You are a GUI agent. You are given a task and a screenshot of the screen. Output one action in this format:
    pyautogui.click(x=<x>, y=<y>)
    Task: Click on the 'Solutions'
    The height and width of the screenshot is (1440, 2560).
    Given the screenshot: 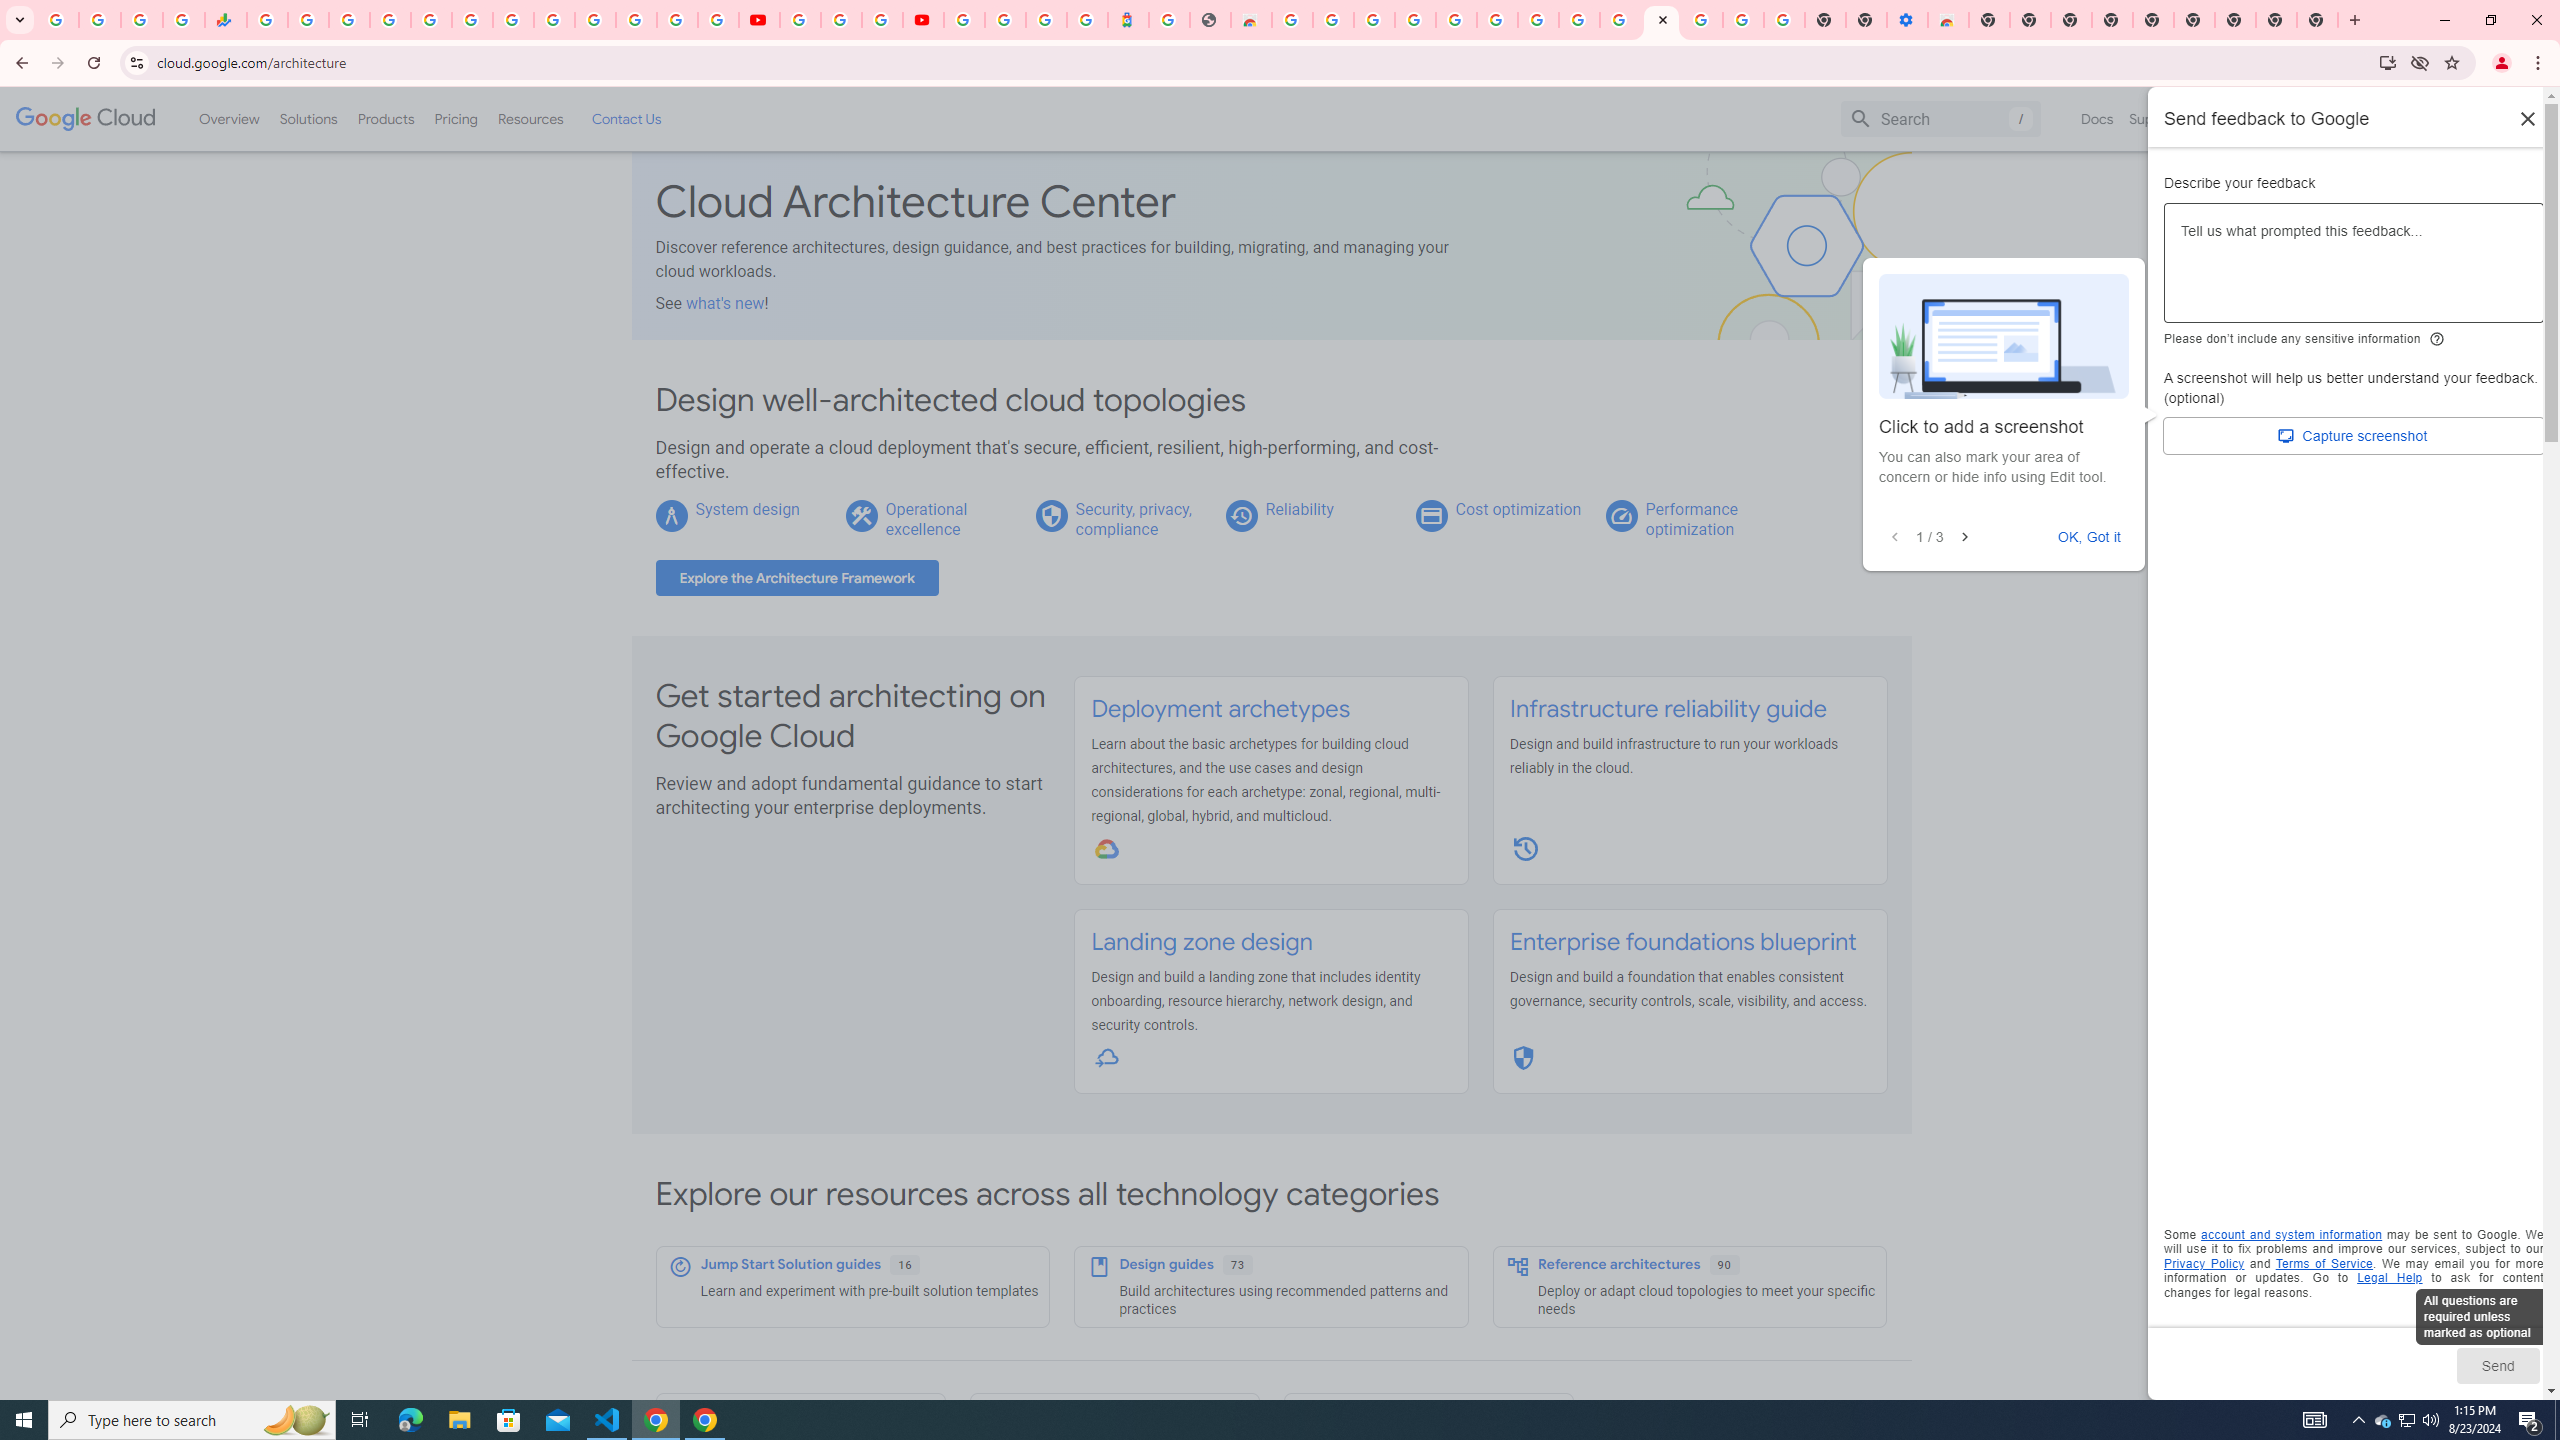 What is the action you would take?
    pyautogui.click(x=307, y=118)
    